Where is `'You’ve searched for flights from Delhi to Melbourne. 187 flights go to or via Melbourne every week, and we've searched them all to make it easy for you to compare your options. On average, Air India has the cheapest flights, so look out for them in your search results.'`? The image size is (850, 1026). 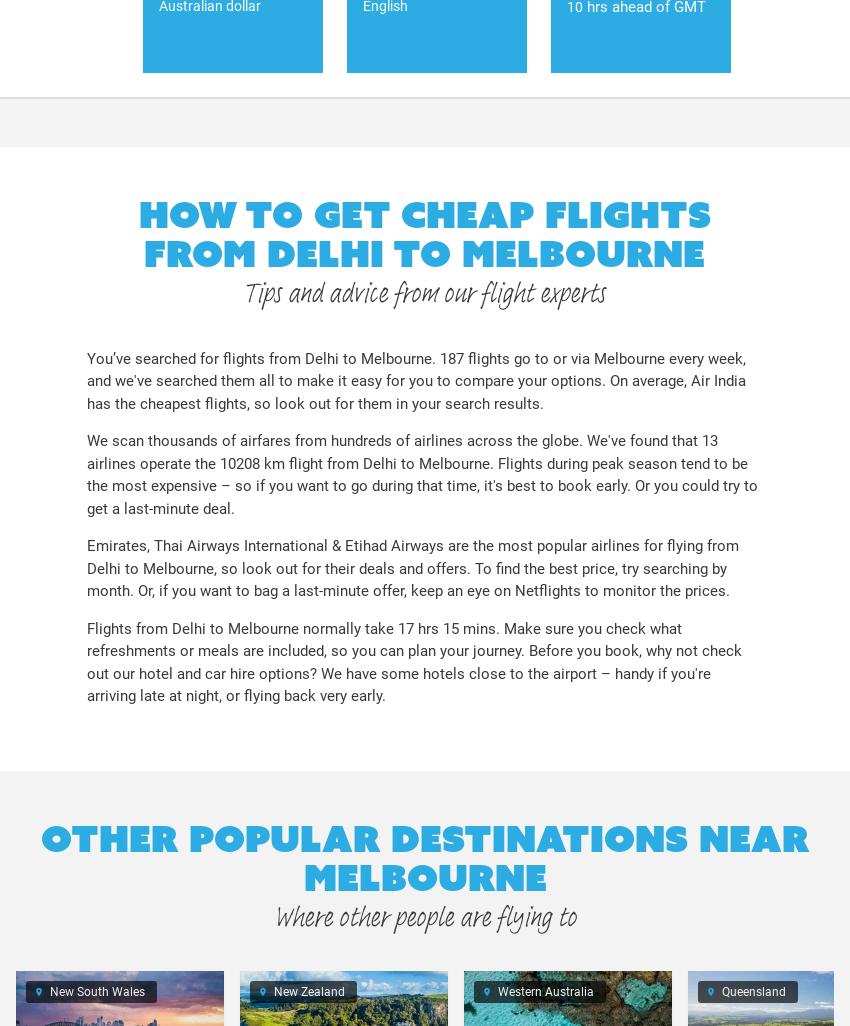
'You’ve searched for flights from Delhi to Melbourne. 187 flights go to or via Melbourne every week, and we've searched them all to make it easy for you to compare your options. On average, Air India has the cheapest flights, so look out for them in your search results.' is located at coordinates (415, 379).